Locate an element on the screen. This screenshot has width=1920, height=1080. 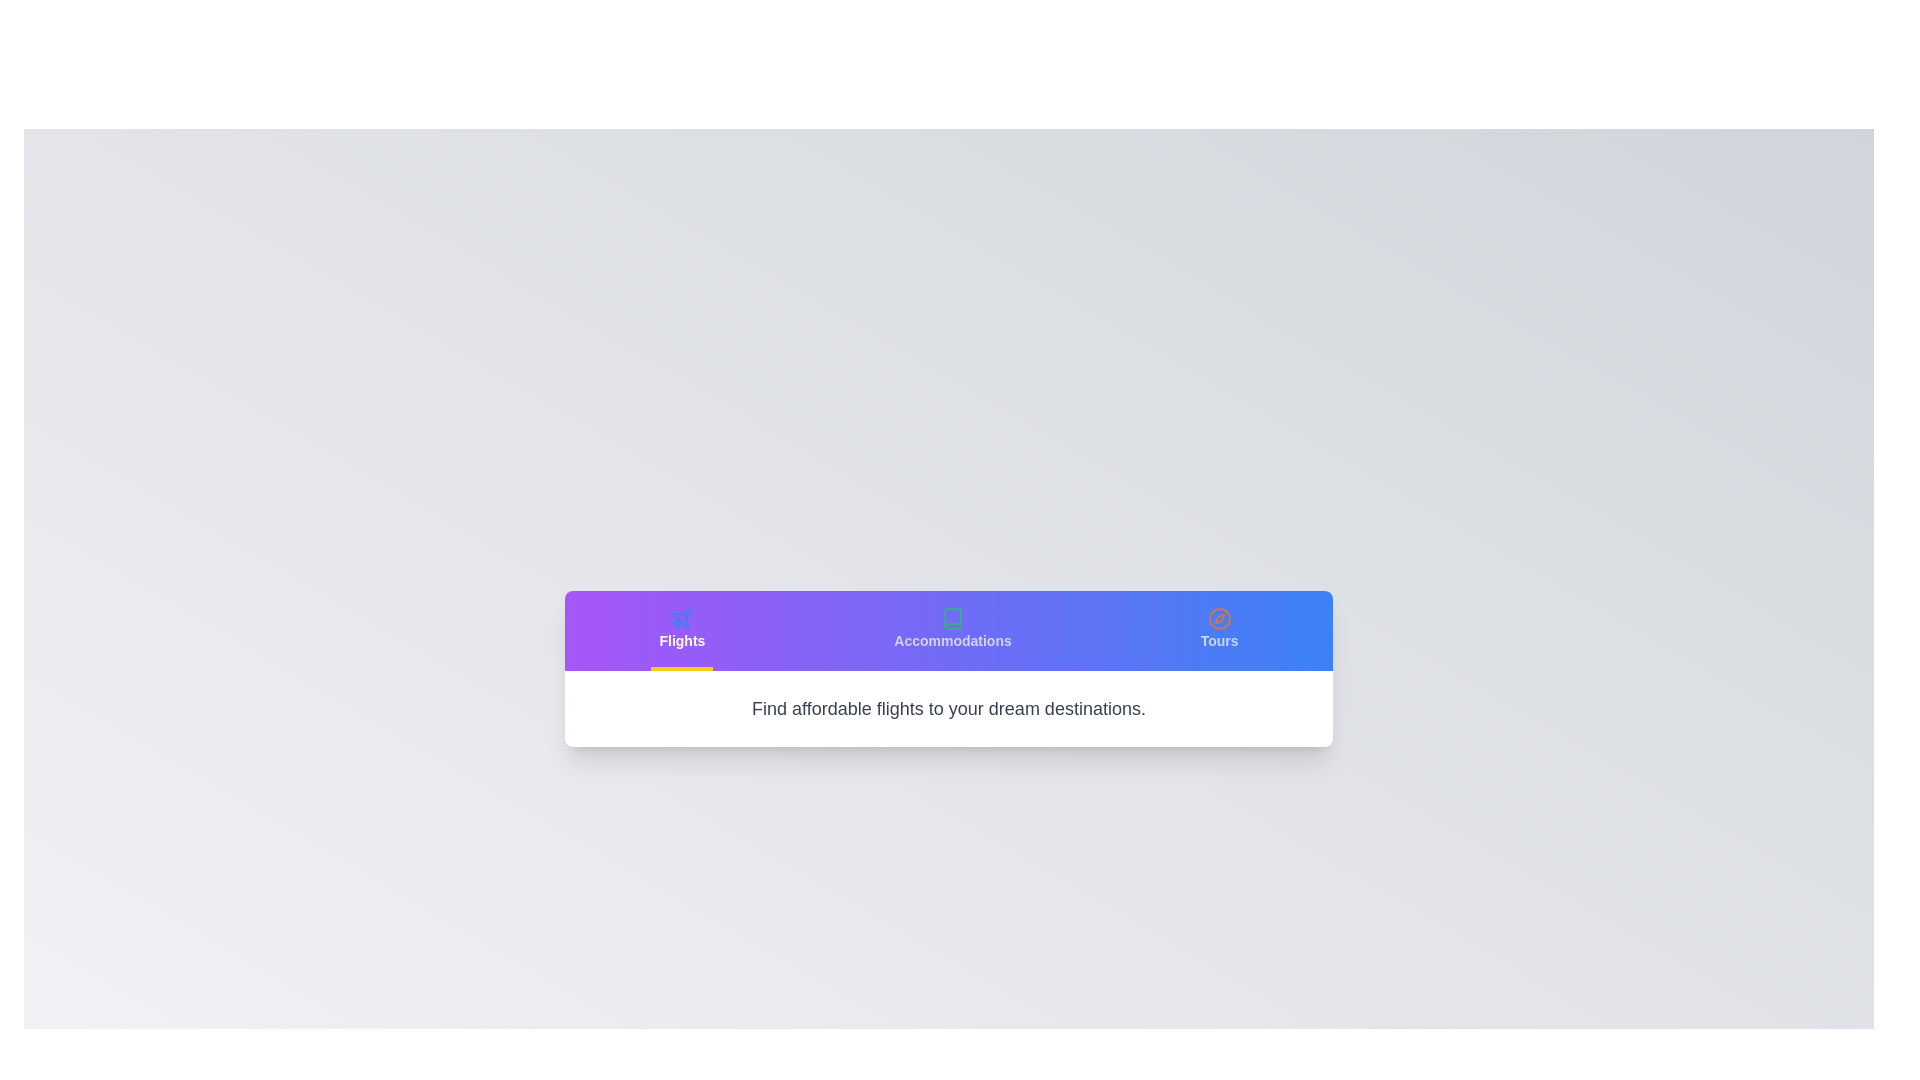
the Flights tab to display its content is located at coordinates (682, 631).